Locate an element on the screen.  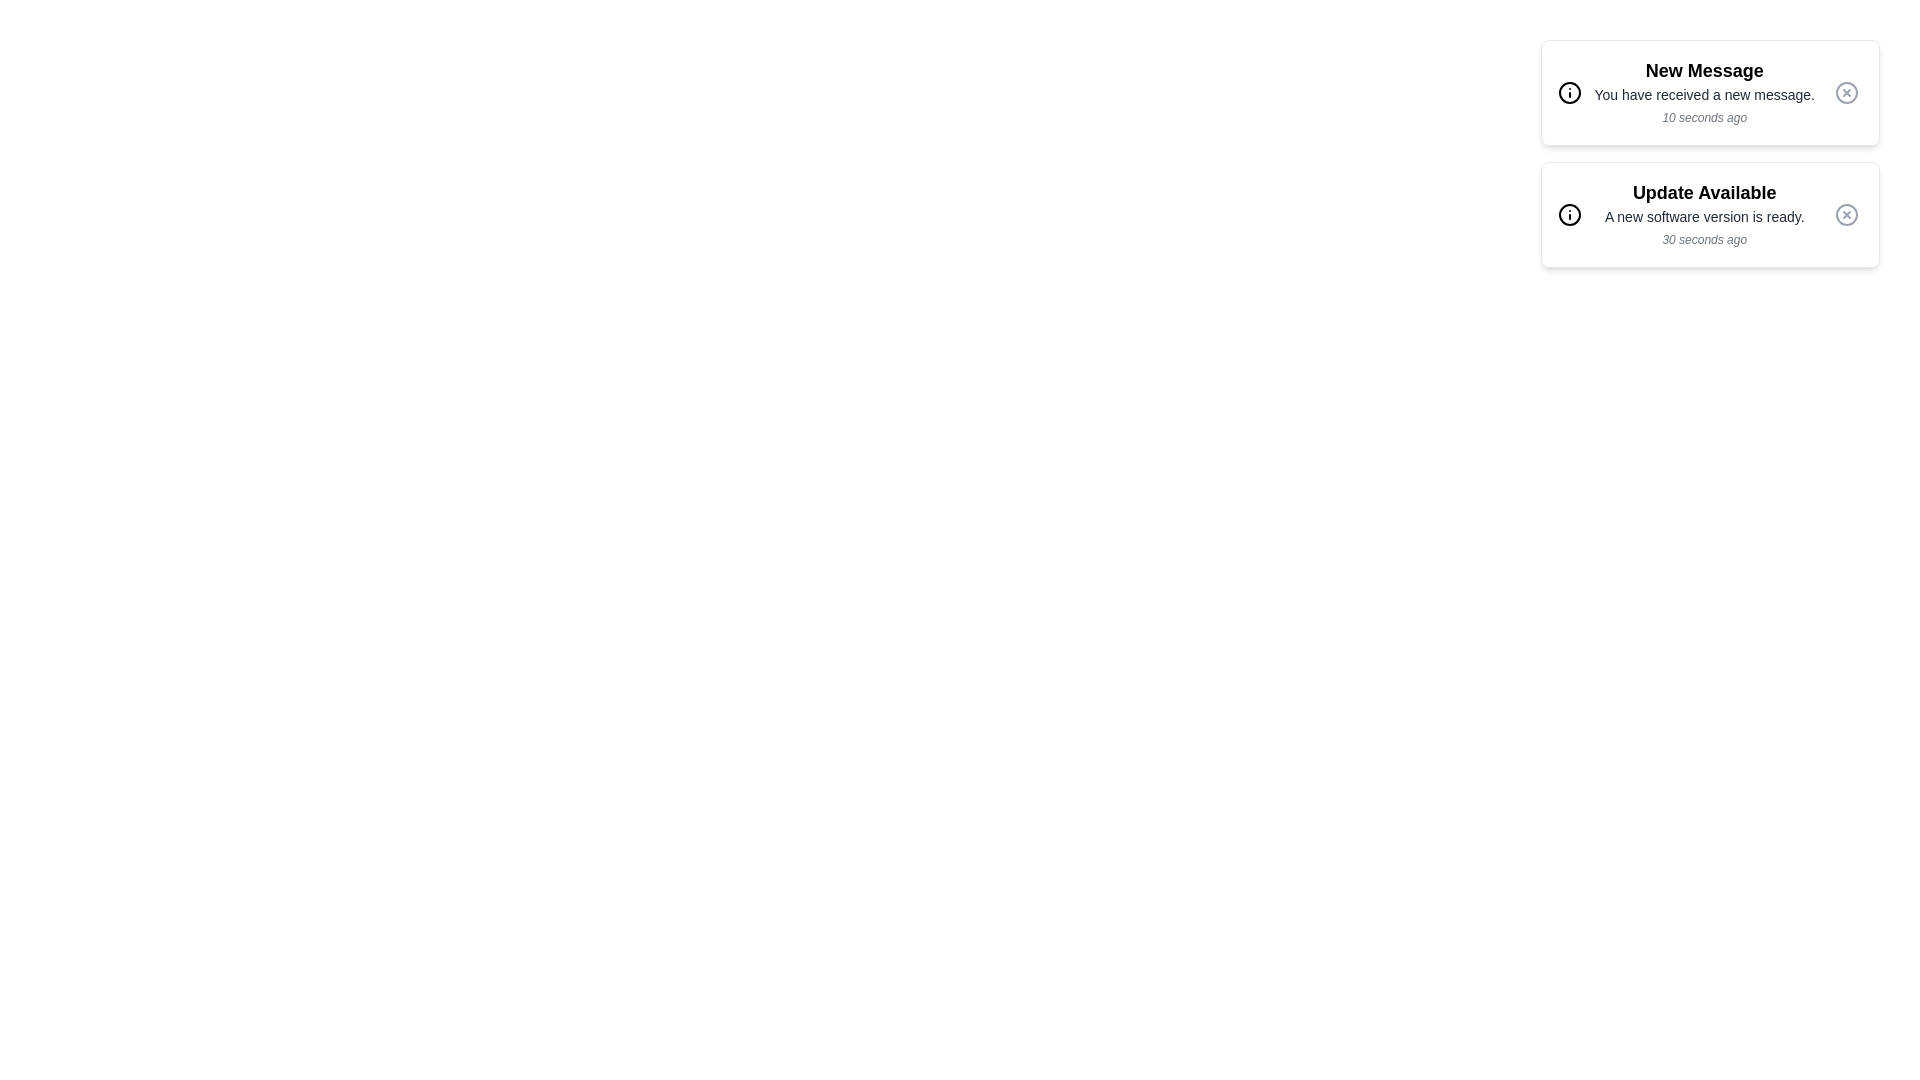
the notification with title New Message is located at coordinates (1709, 92).